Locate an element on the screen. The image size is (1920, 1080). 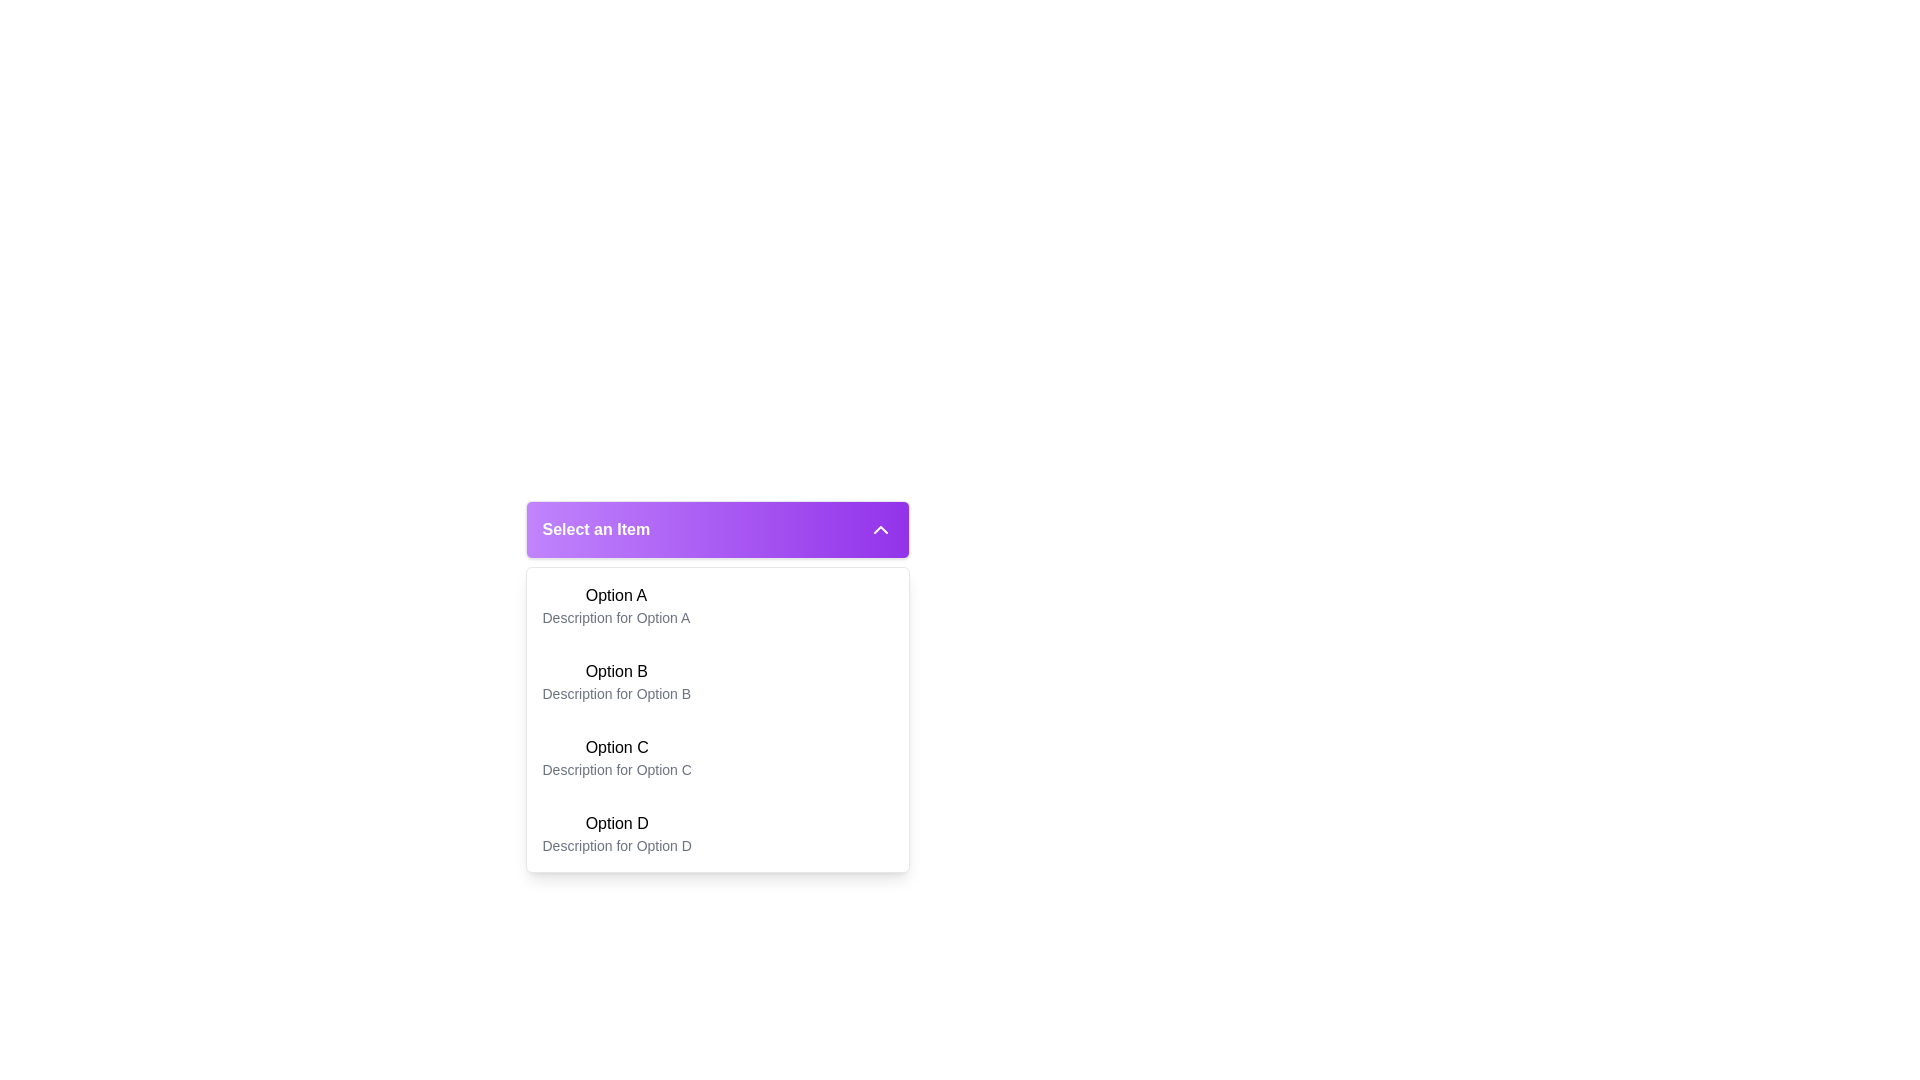
the selectable option labeled 'Option C' in the dropdown menu is located at coordinates (717, 758).